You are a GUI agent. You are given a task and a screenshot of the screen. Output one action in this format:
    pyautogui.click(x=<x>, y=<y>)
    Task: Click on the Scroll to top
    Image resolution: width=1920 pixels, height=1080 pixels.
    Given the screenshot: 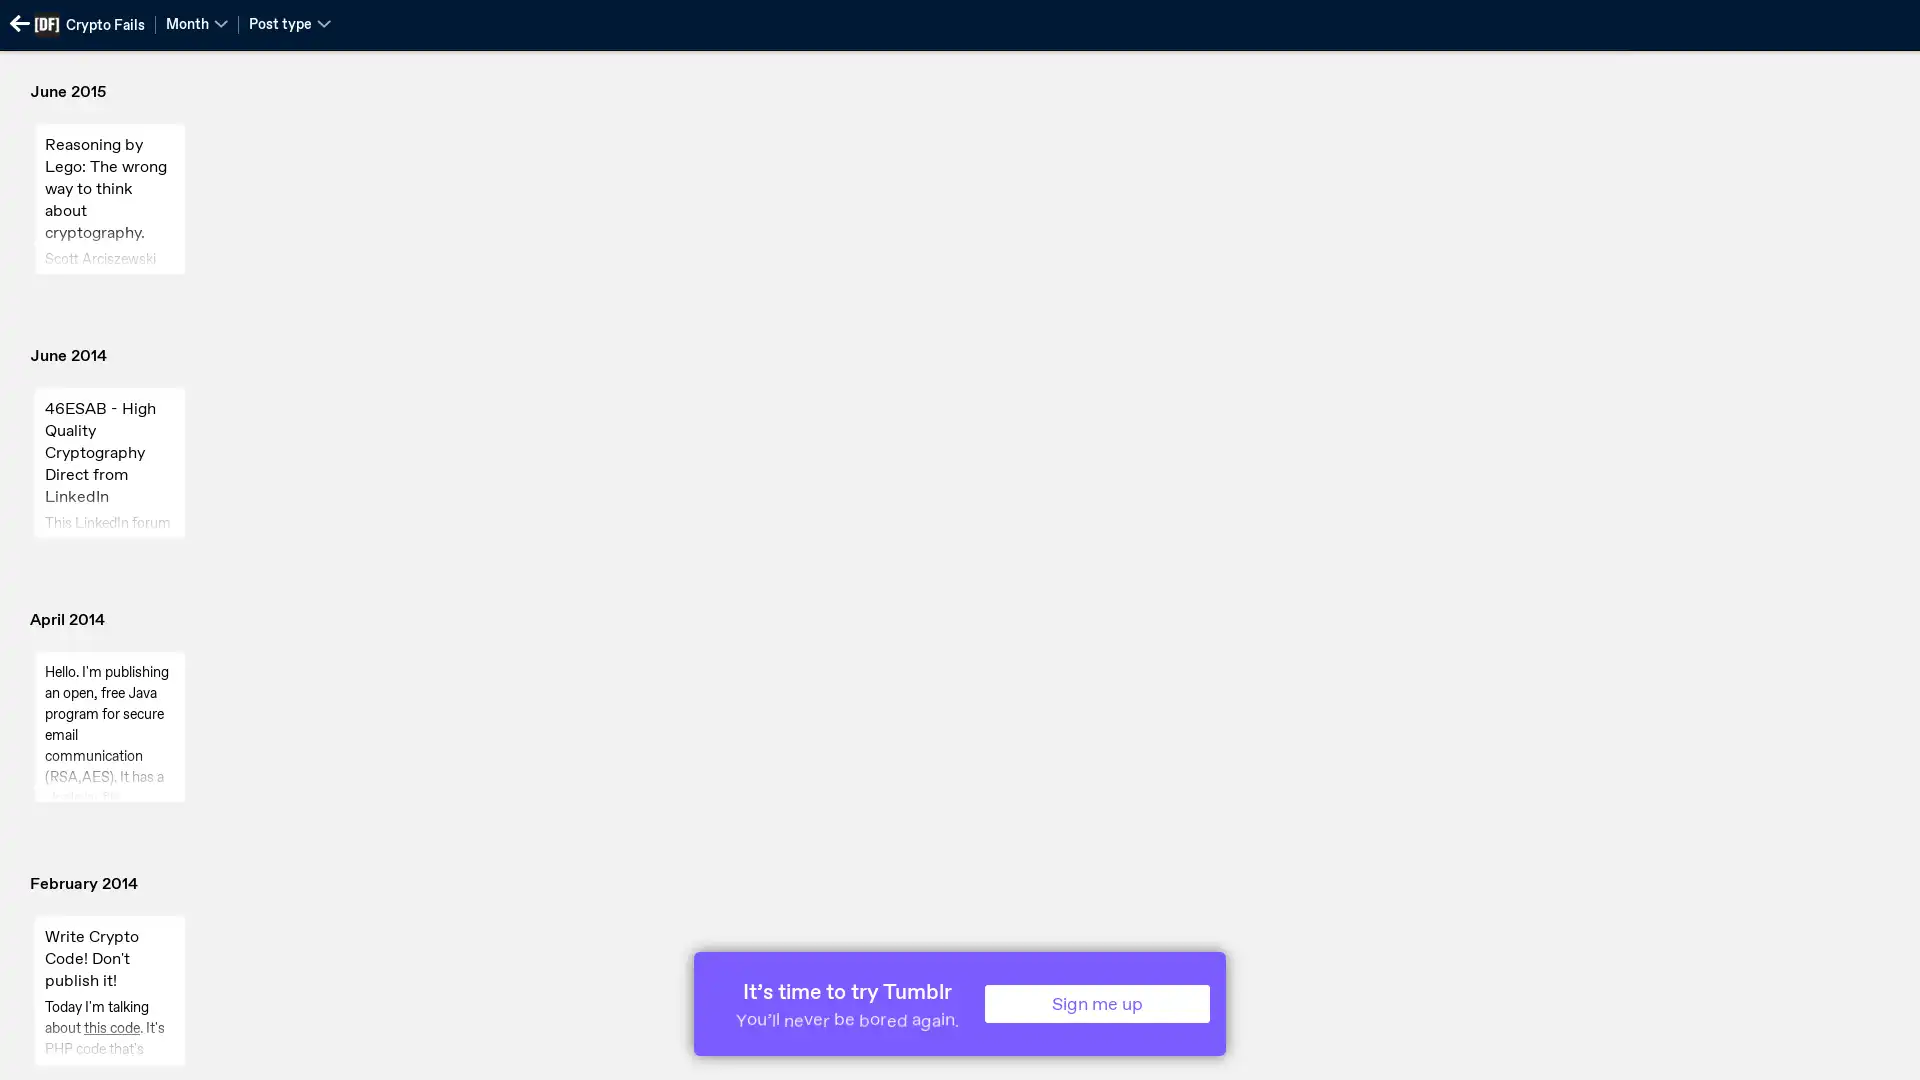 What is the action you would take?
    pyautogui.click(x=1880, y=1057)
    